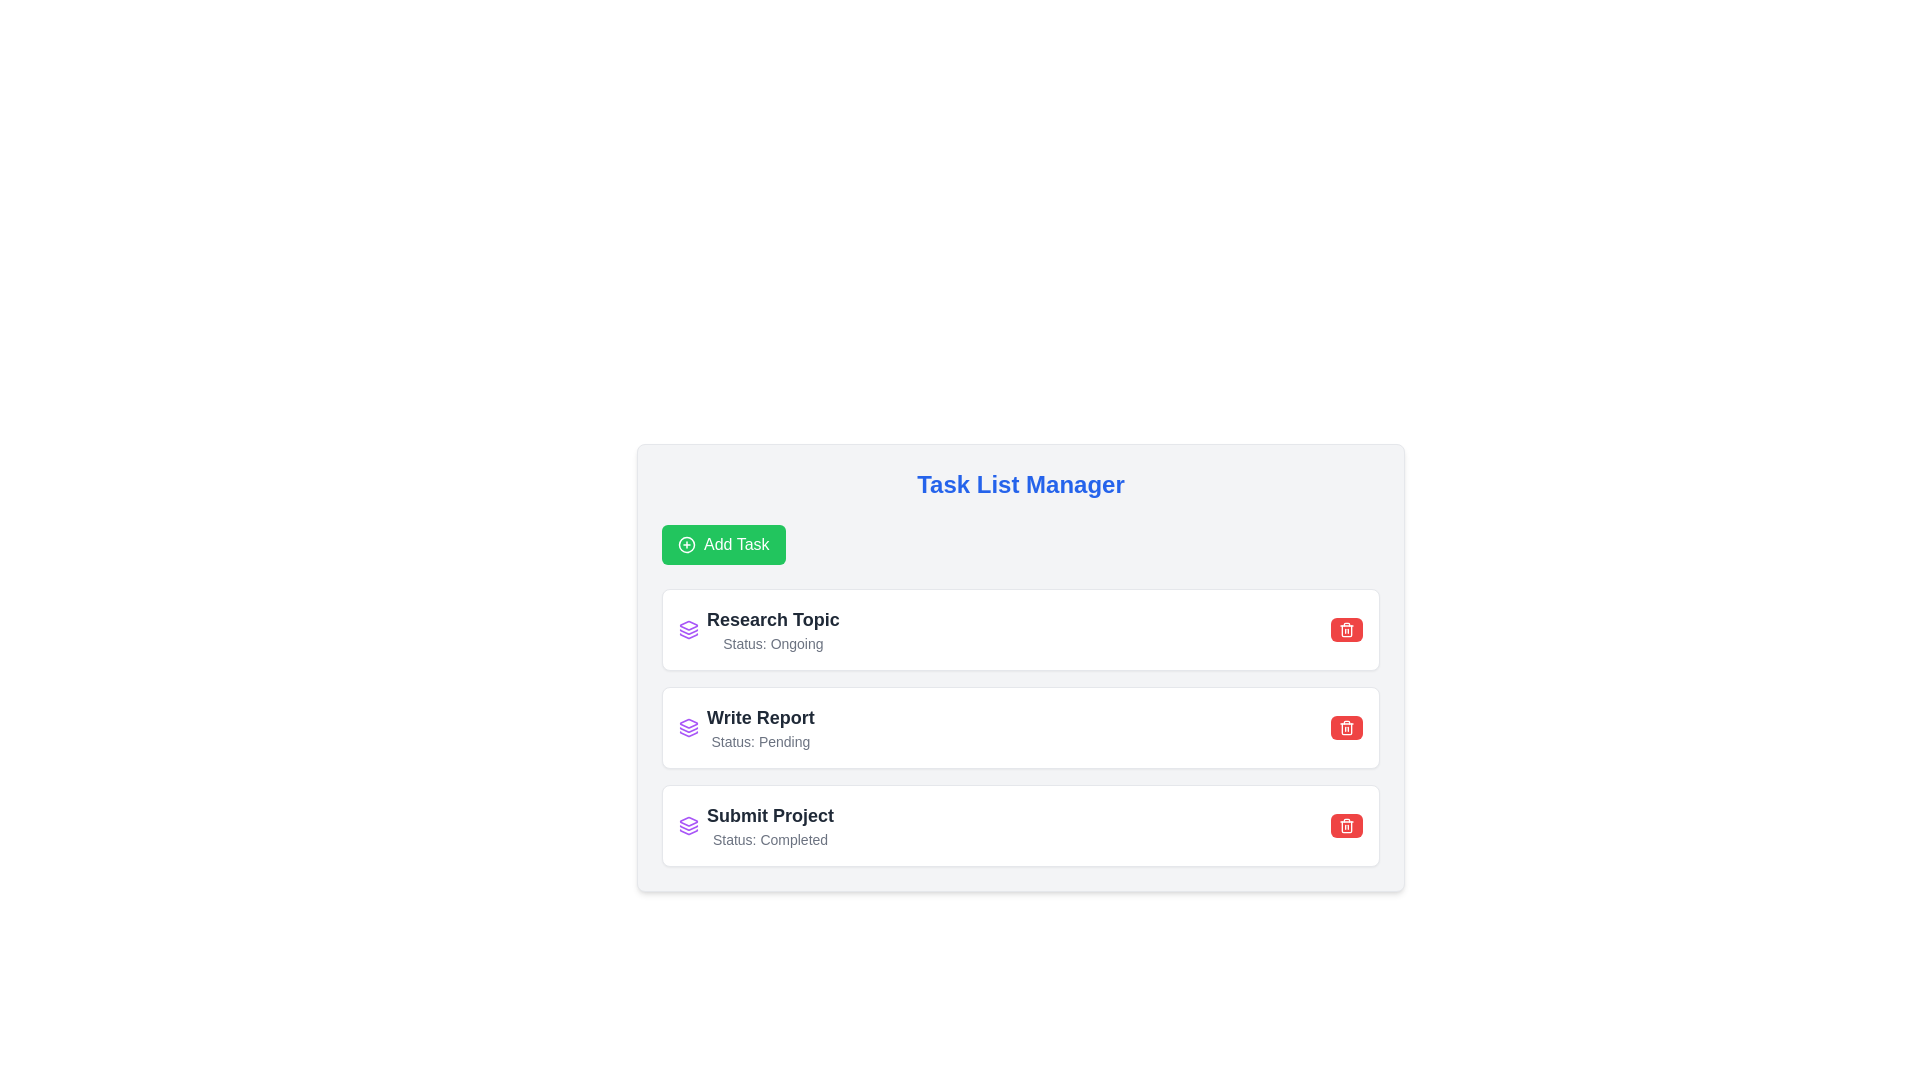  What do you see at coordinates (772, 619) in the screenshot?
I see `the 'Research Topic' text label, which is styled in bold and slightly enlarged font, located at the top of the task list` at bounding box center [772, 619].